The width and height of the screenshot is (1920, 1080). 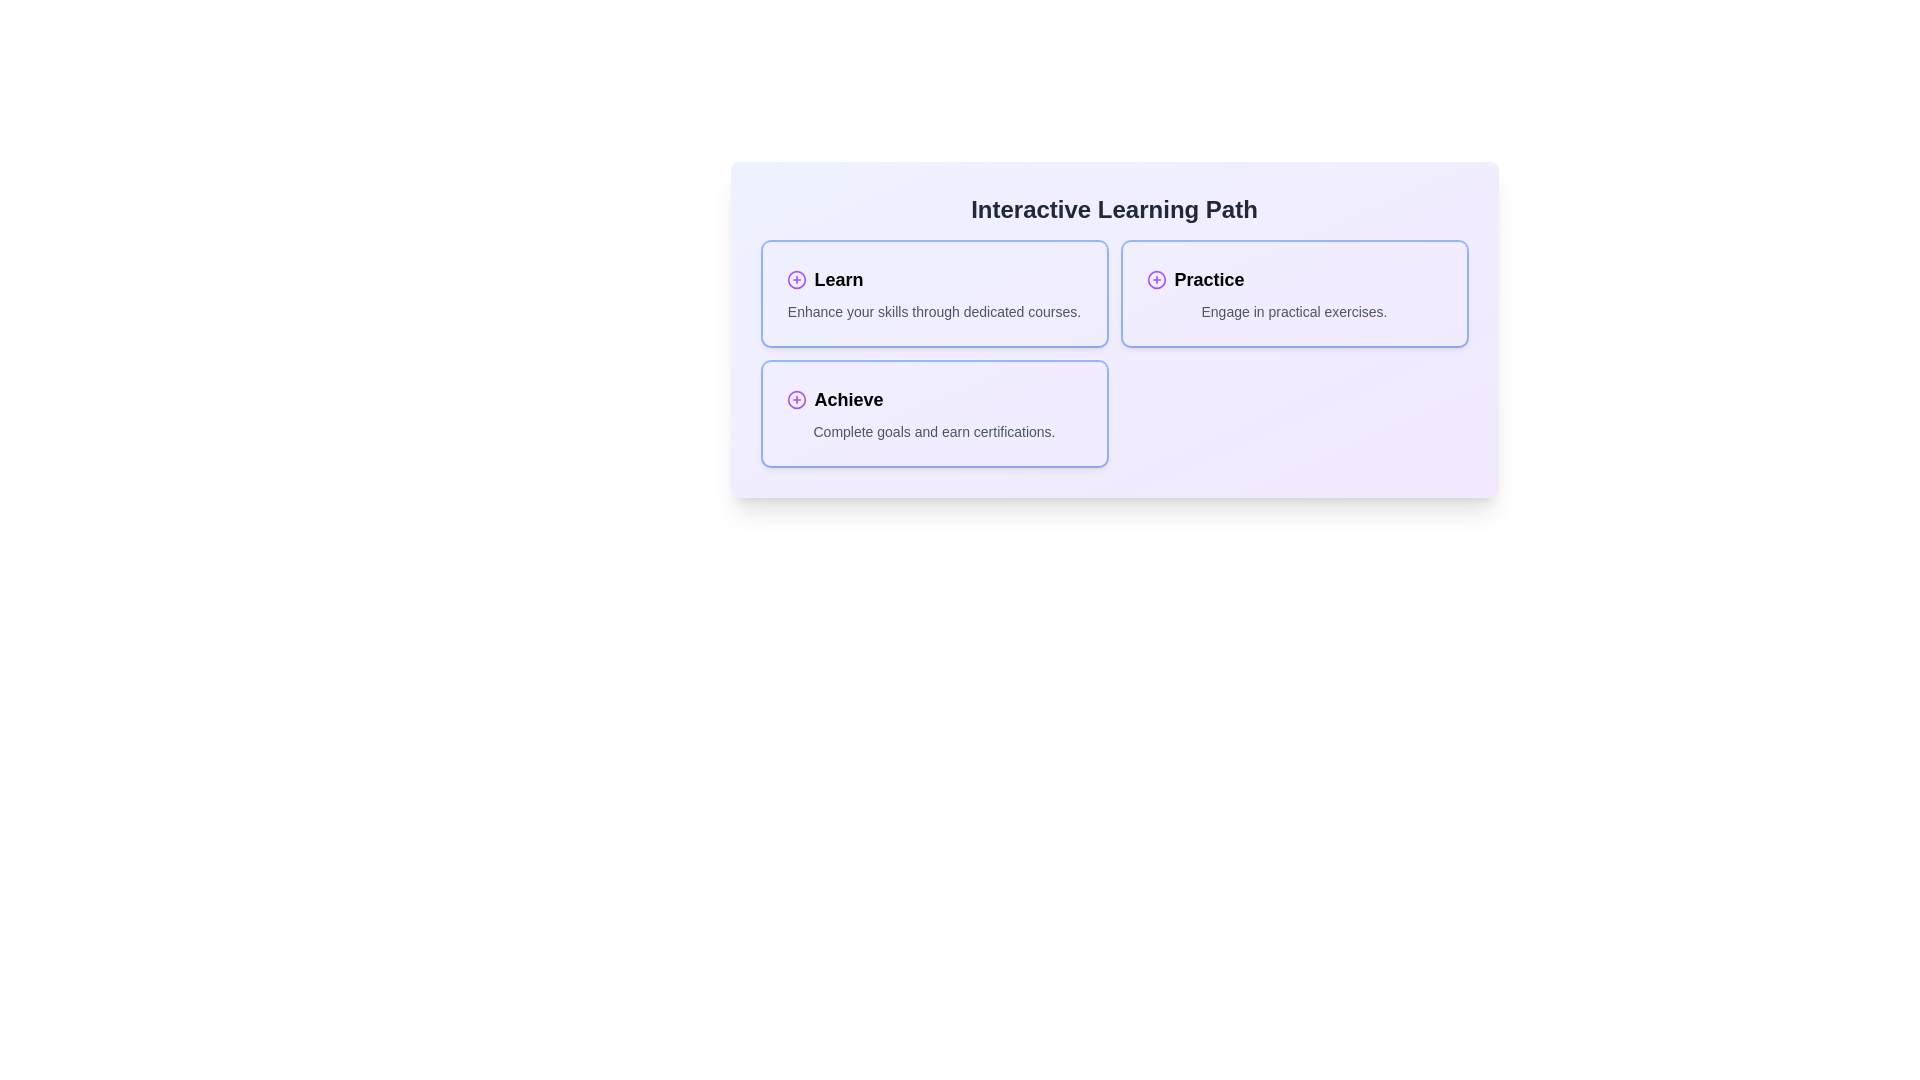 I want to click on the circular SVG element that indicates actions or statuses, which is positioned to the left of the 'Achieve' text, so click(x=795, y=400).